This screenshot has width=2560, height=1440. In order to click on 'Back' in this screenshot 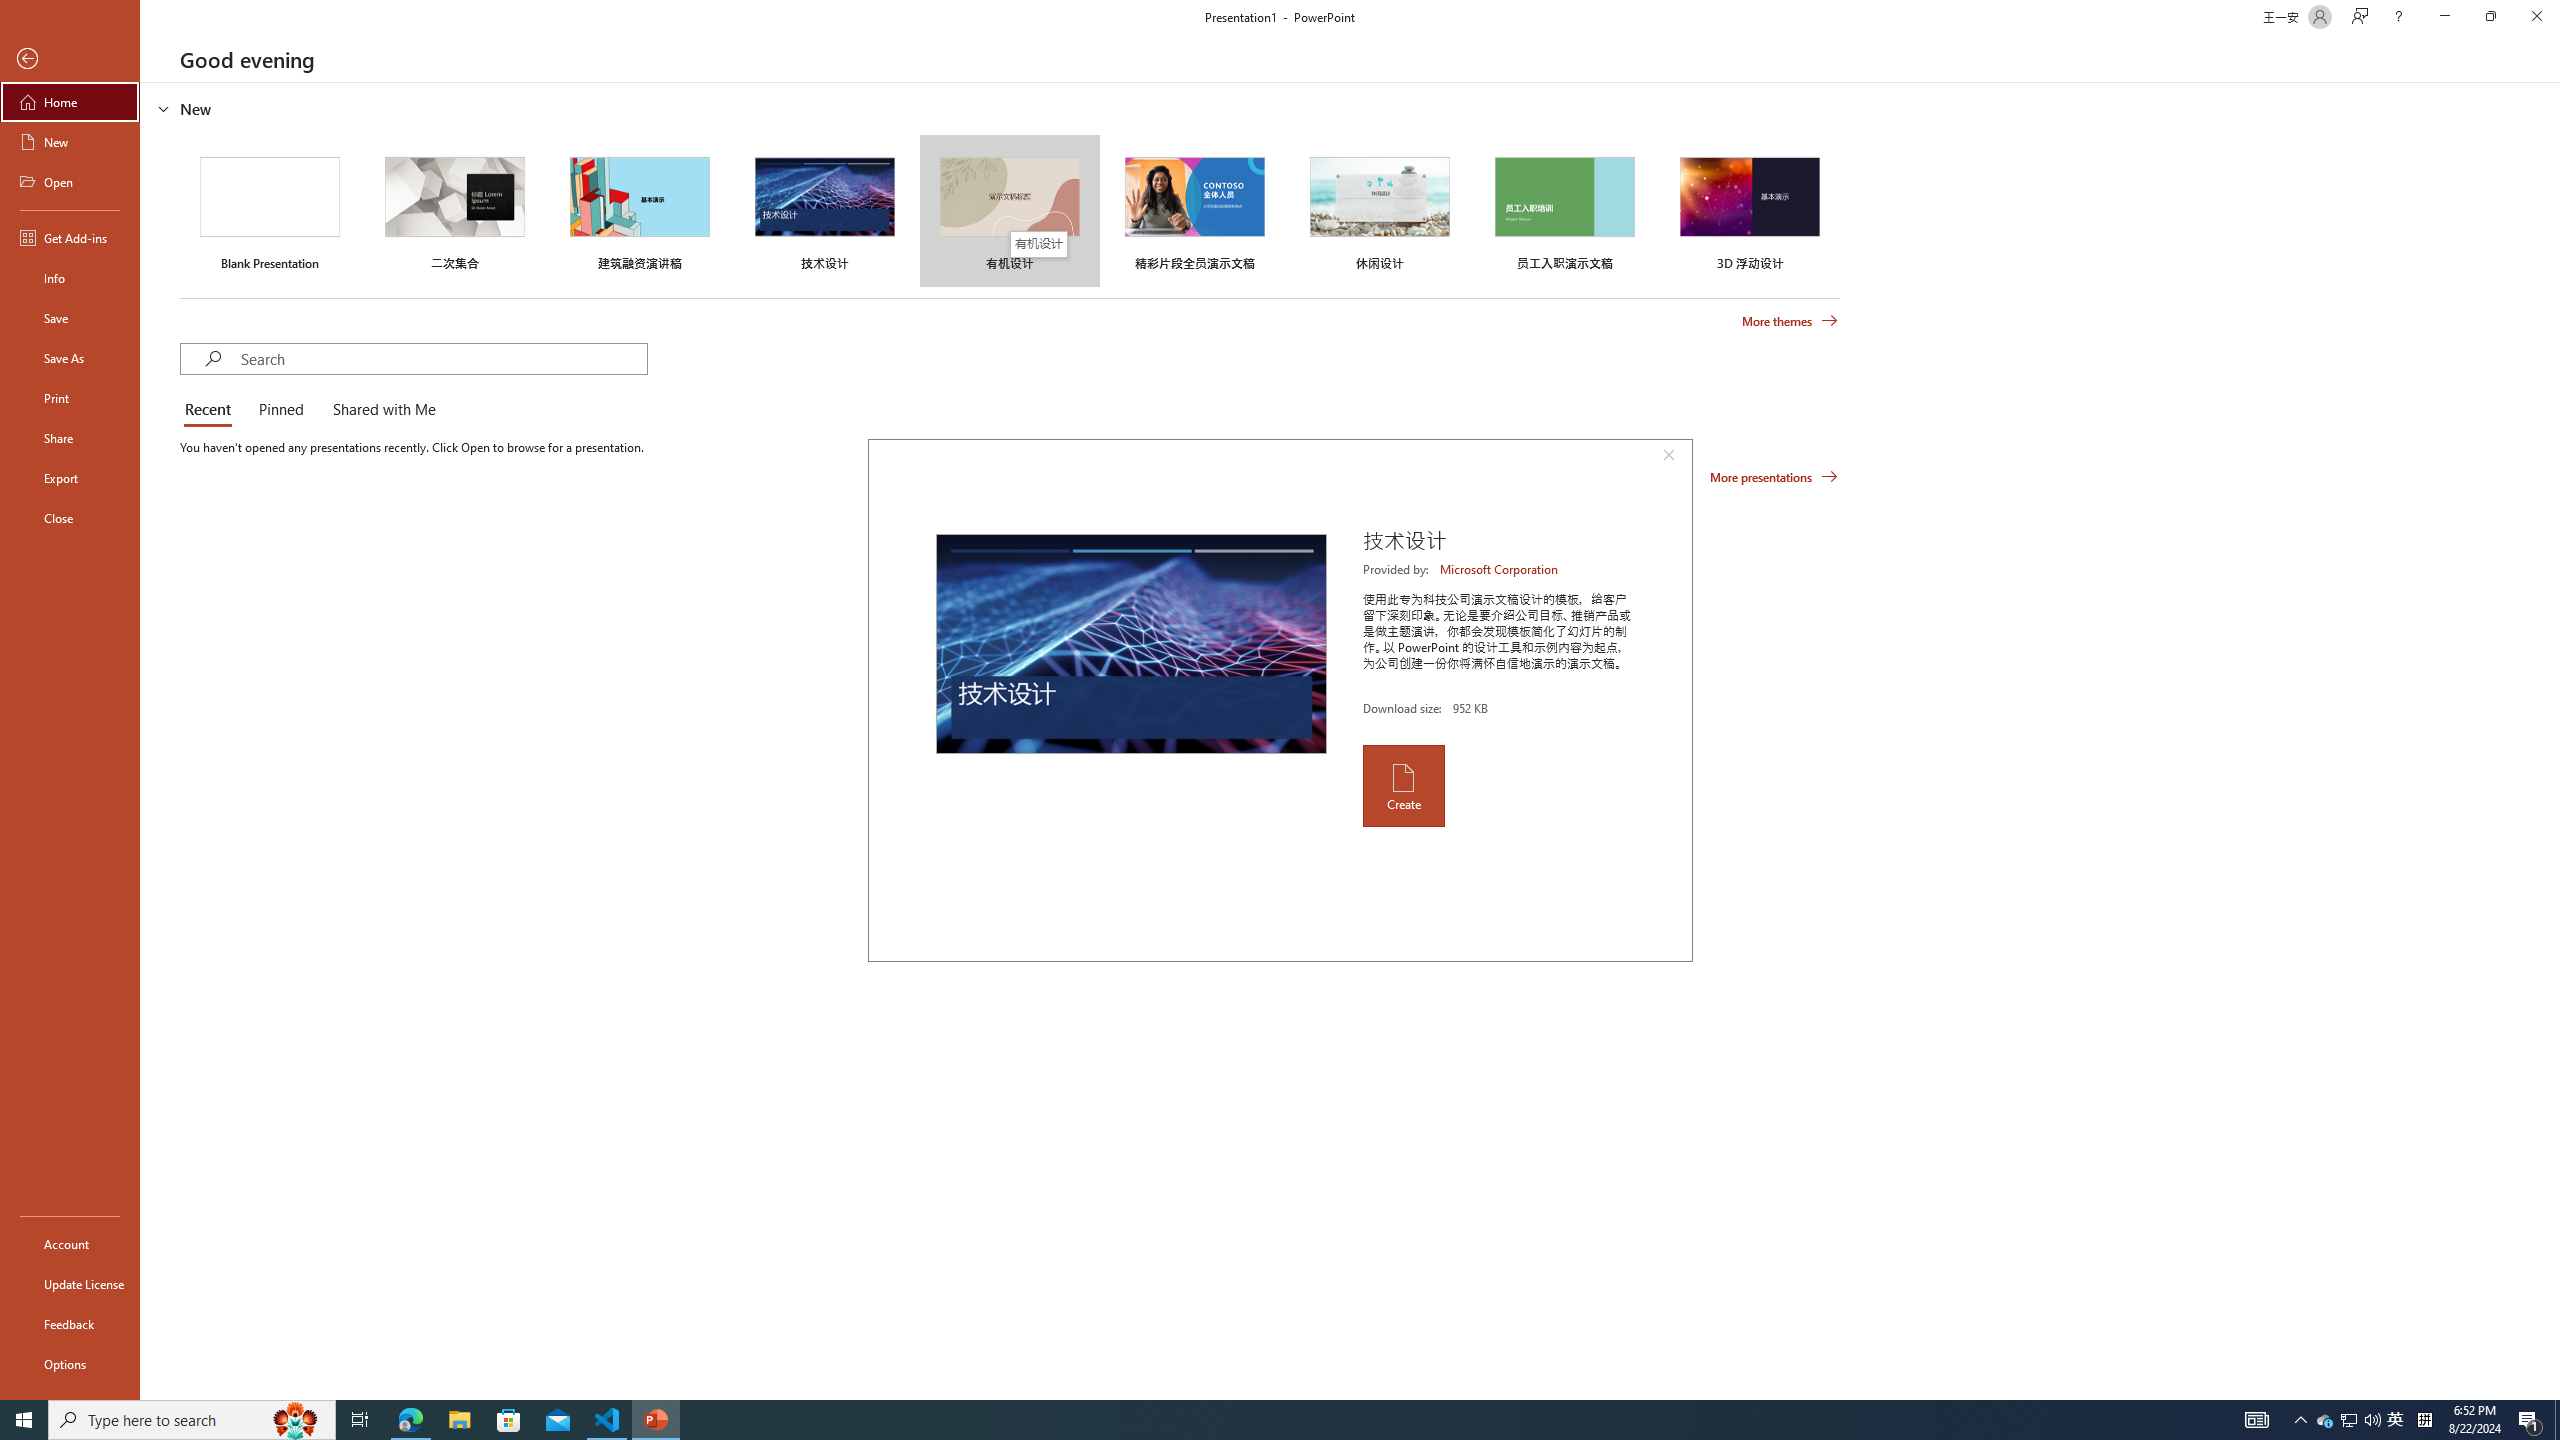, I will do `click(69, 58)`.